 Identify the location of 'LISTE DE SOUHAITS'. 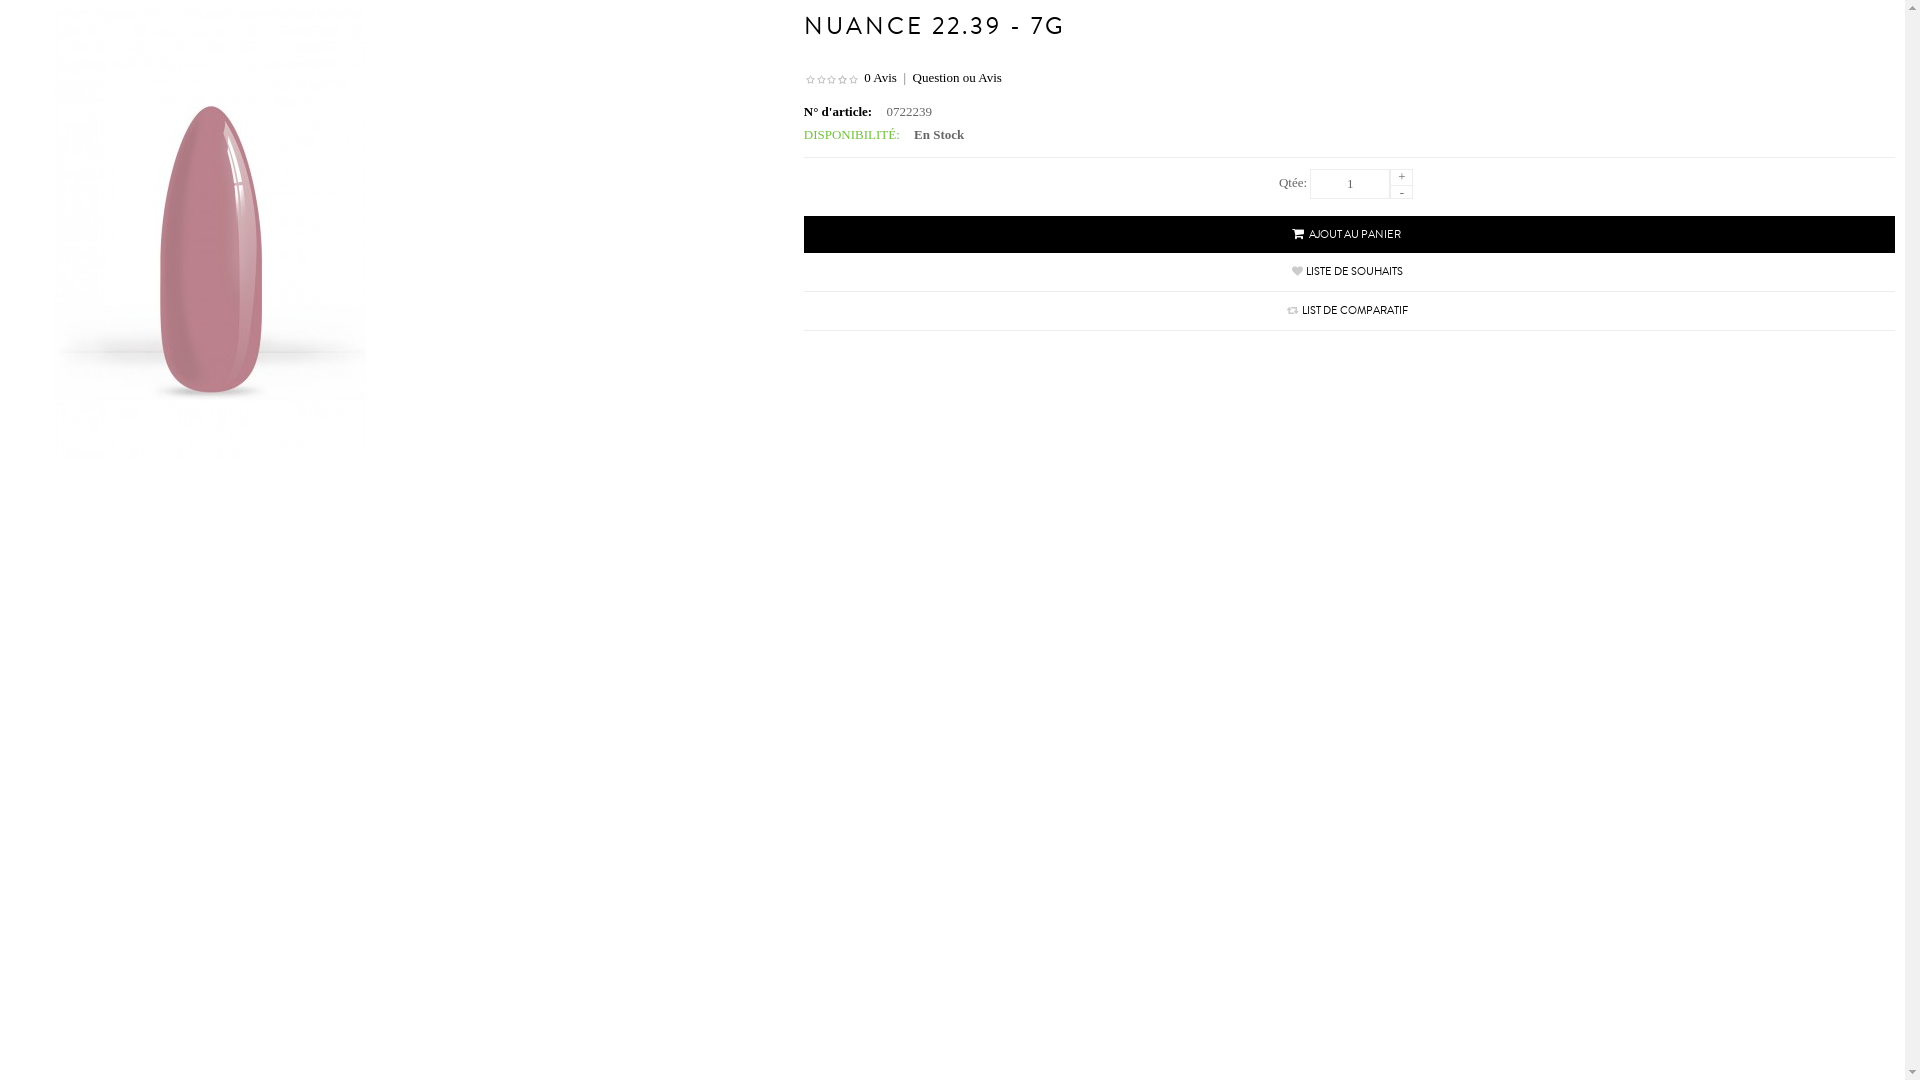
(1354, 271).